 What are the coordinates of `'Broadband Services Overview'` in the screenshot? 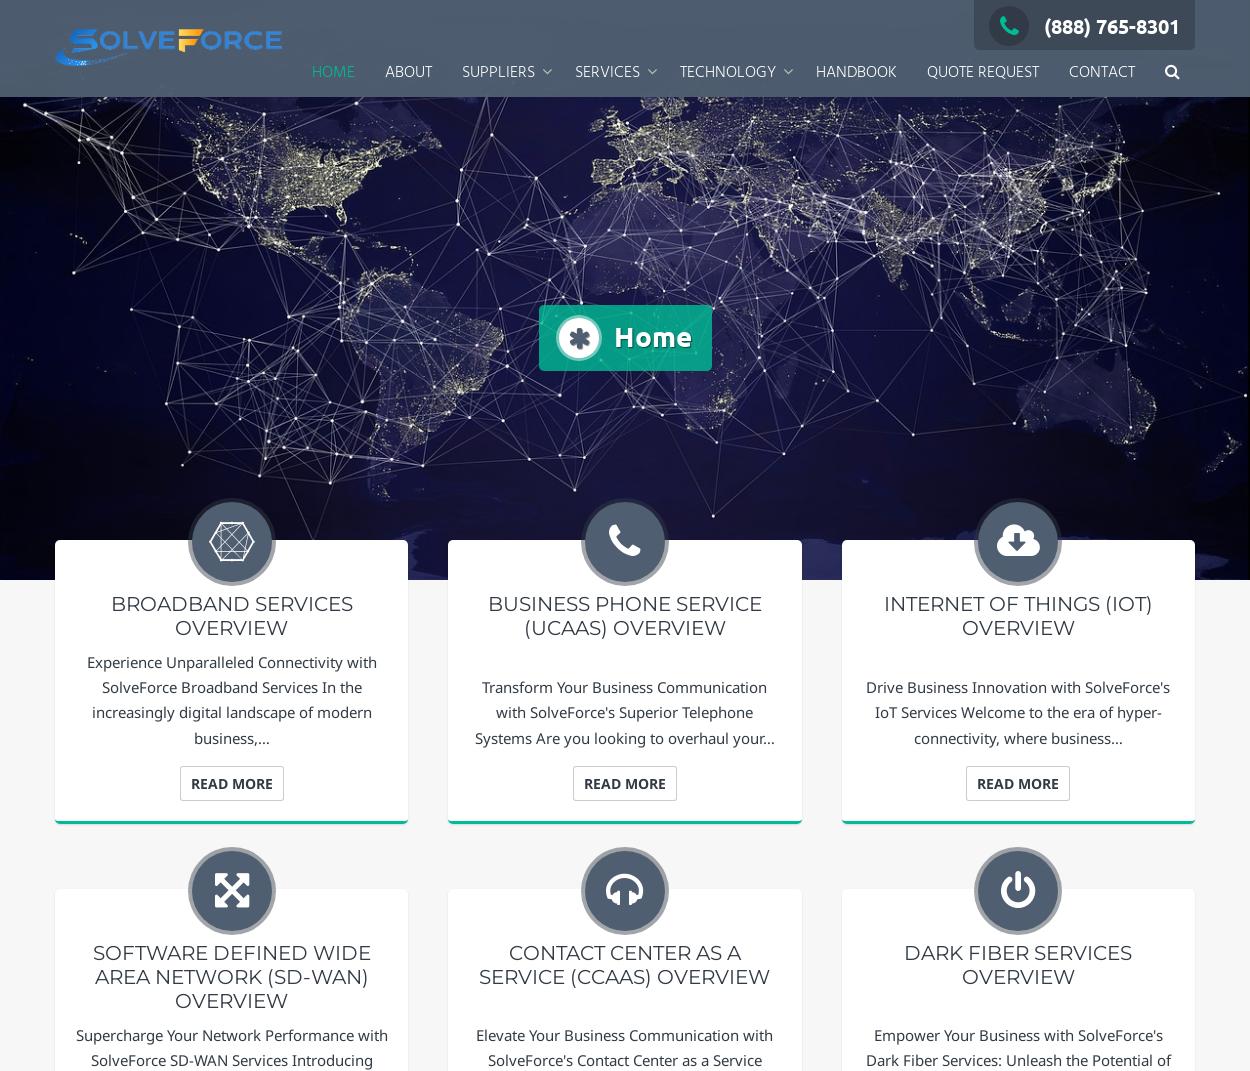 It's located at (230, 615).